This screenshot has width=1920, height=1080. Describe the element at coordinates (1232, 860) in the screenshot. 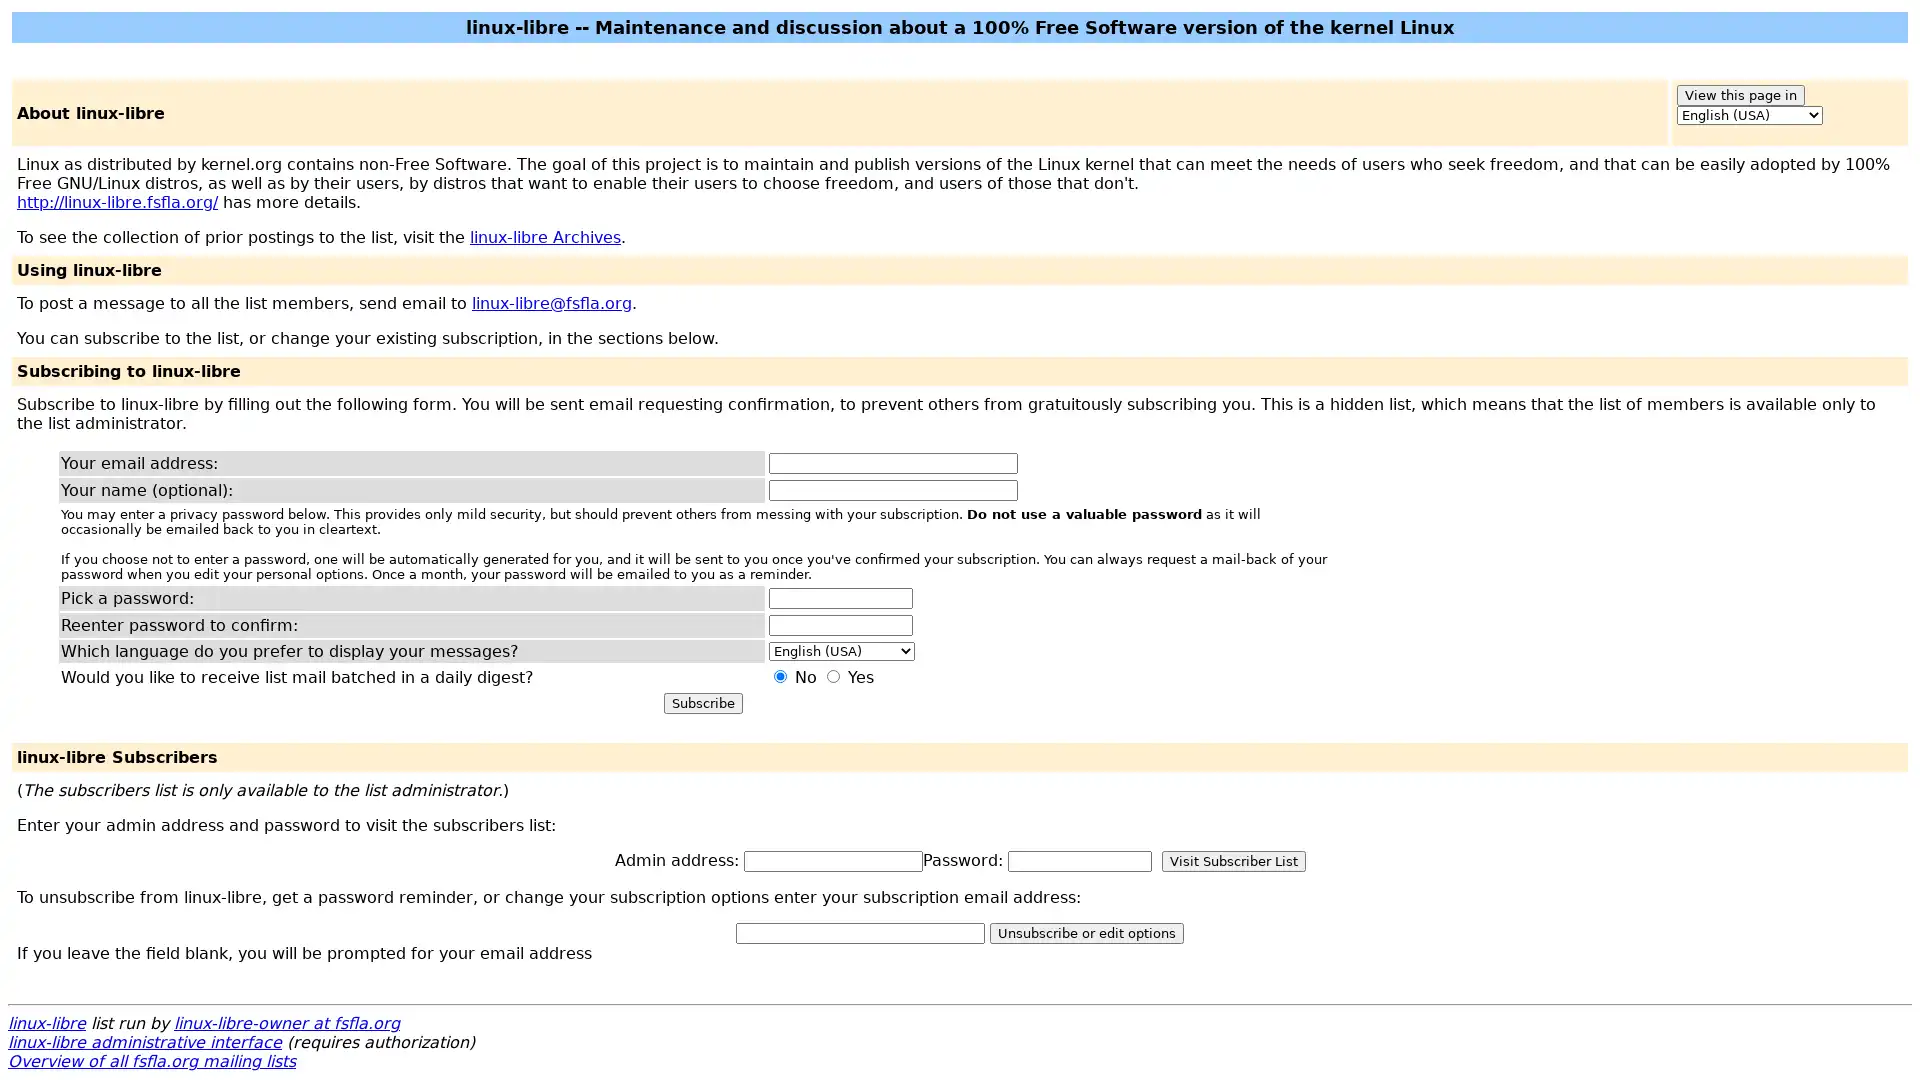

I see `Visit Subscriber List` at that location.